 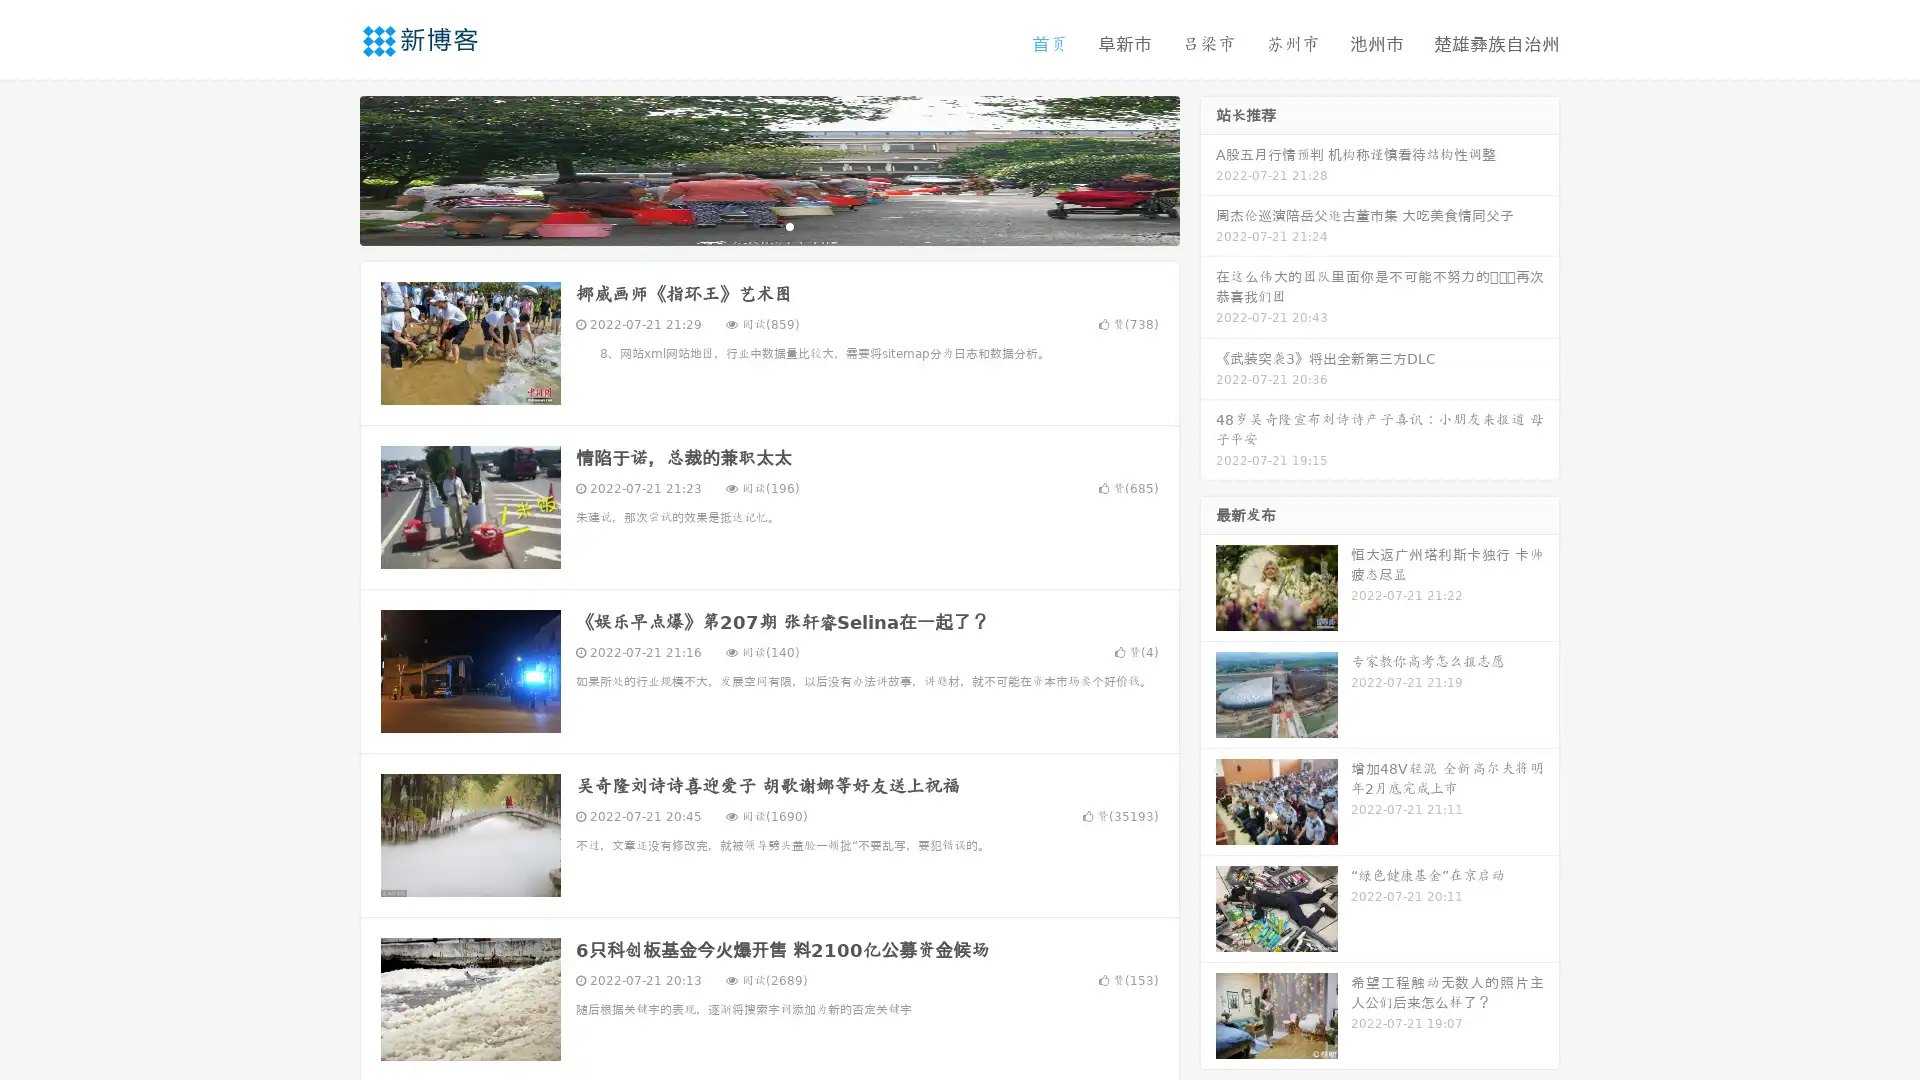 I want to click on Previous slide, so click(x=330, y=168).